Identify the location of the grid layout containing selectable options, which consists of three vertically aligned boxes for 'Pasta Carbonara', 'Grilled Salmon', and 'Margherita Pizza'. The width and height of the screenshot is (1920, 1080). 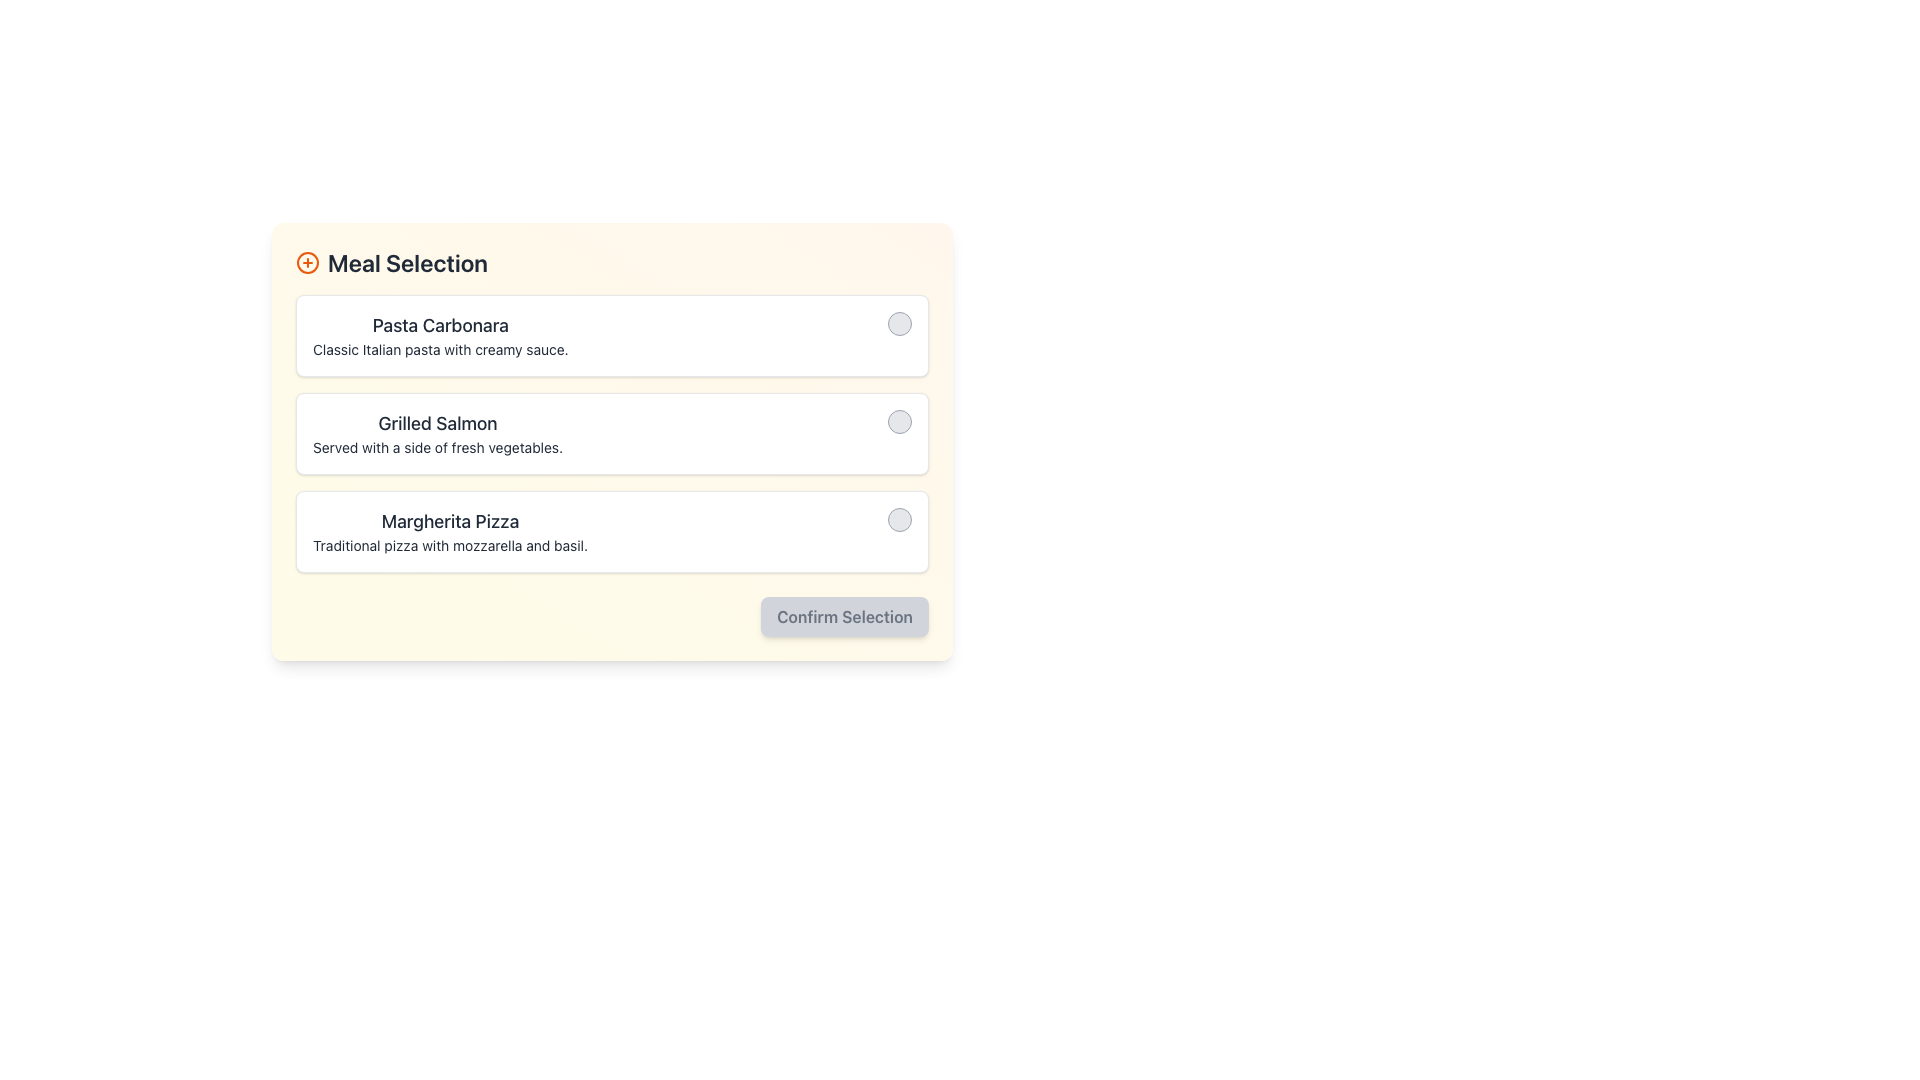
(611, 433).